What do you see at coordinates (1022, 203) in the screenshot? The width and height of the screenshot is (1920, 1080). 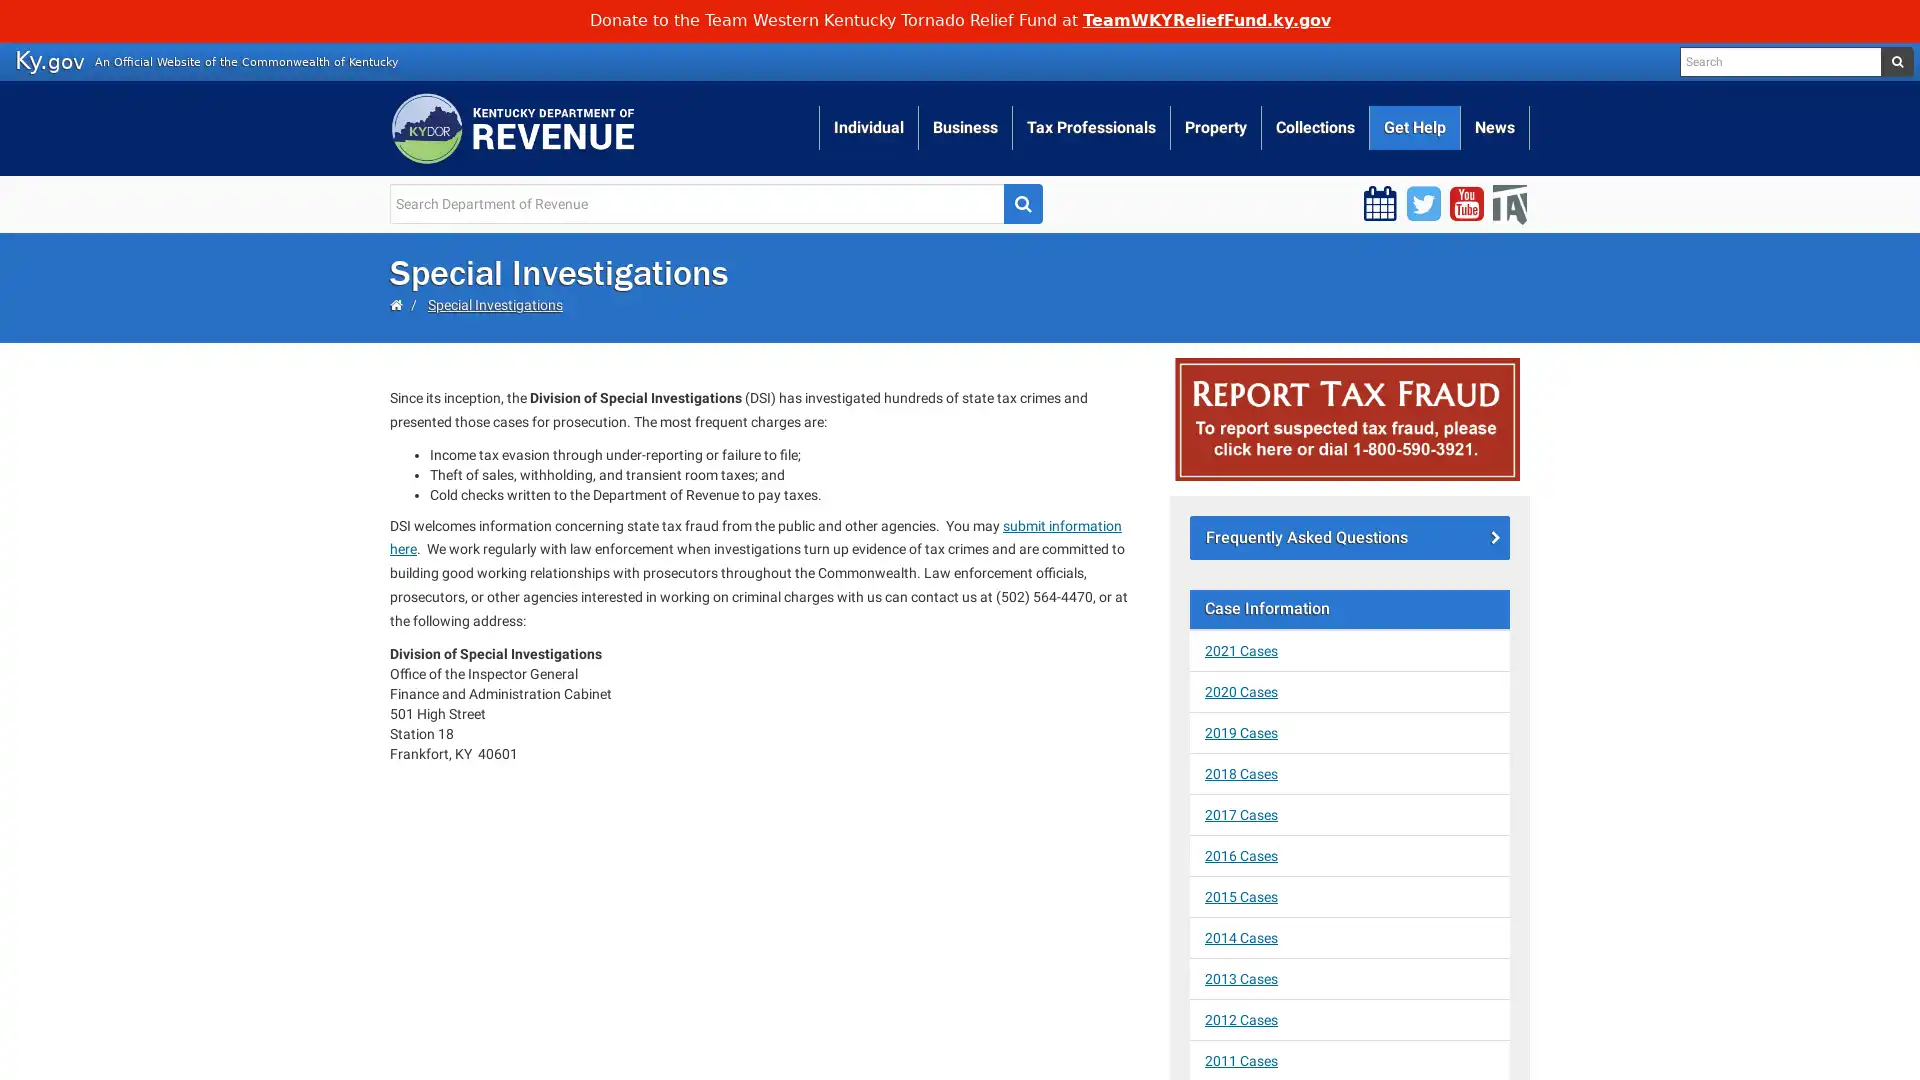 I see `Search` at bounding box center [1022, 203].